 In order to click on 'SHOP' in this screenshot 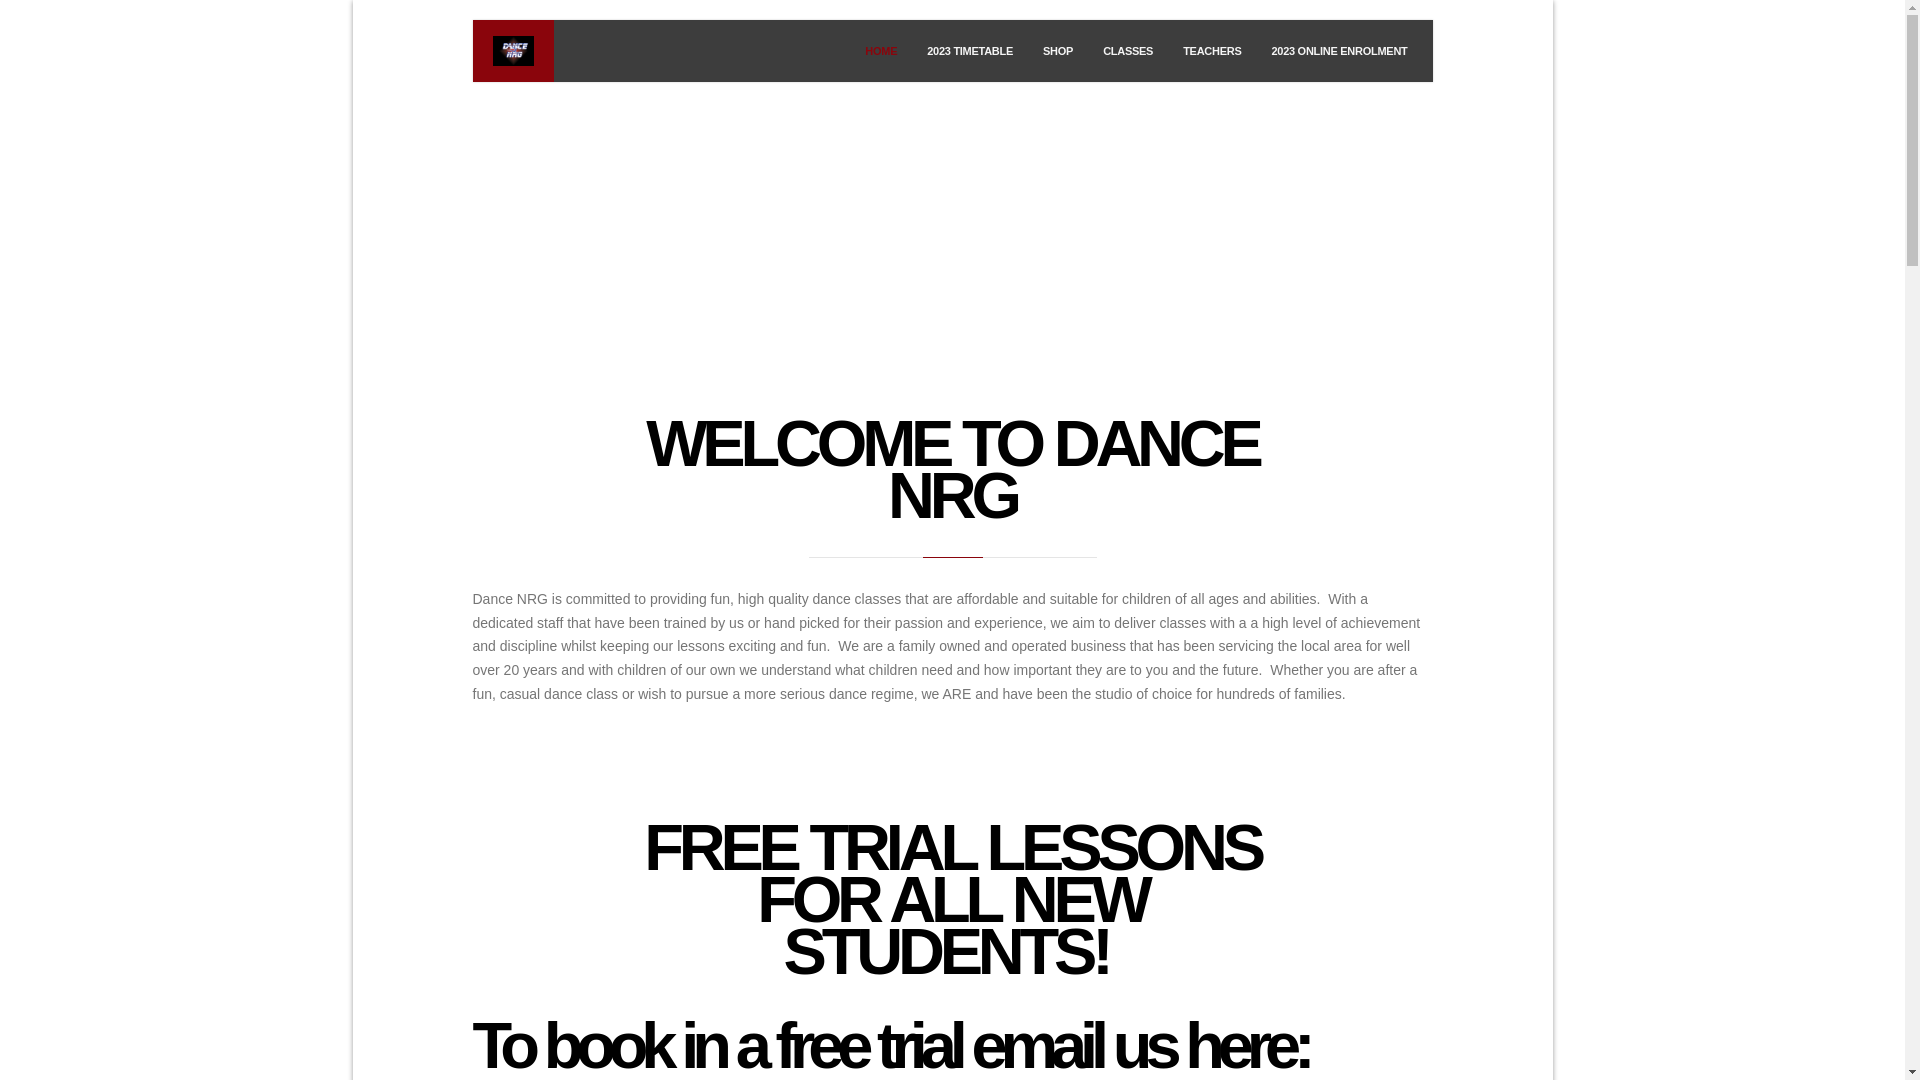, I will do `click(1056, 50)`.